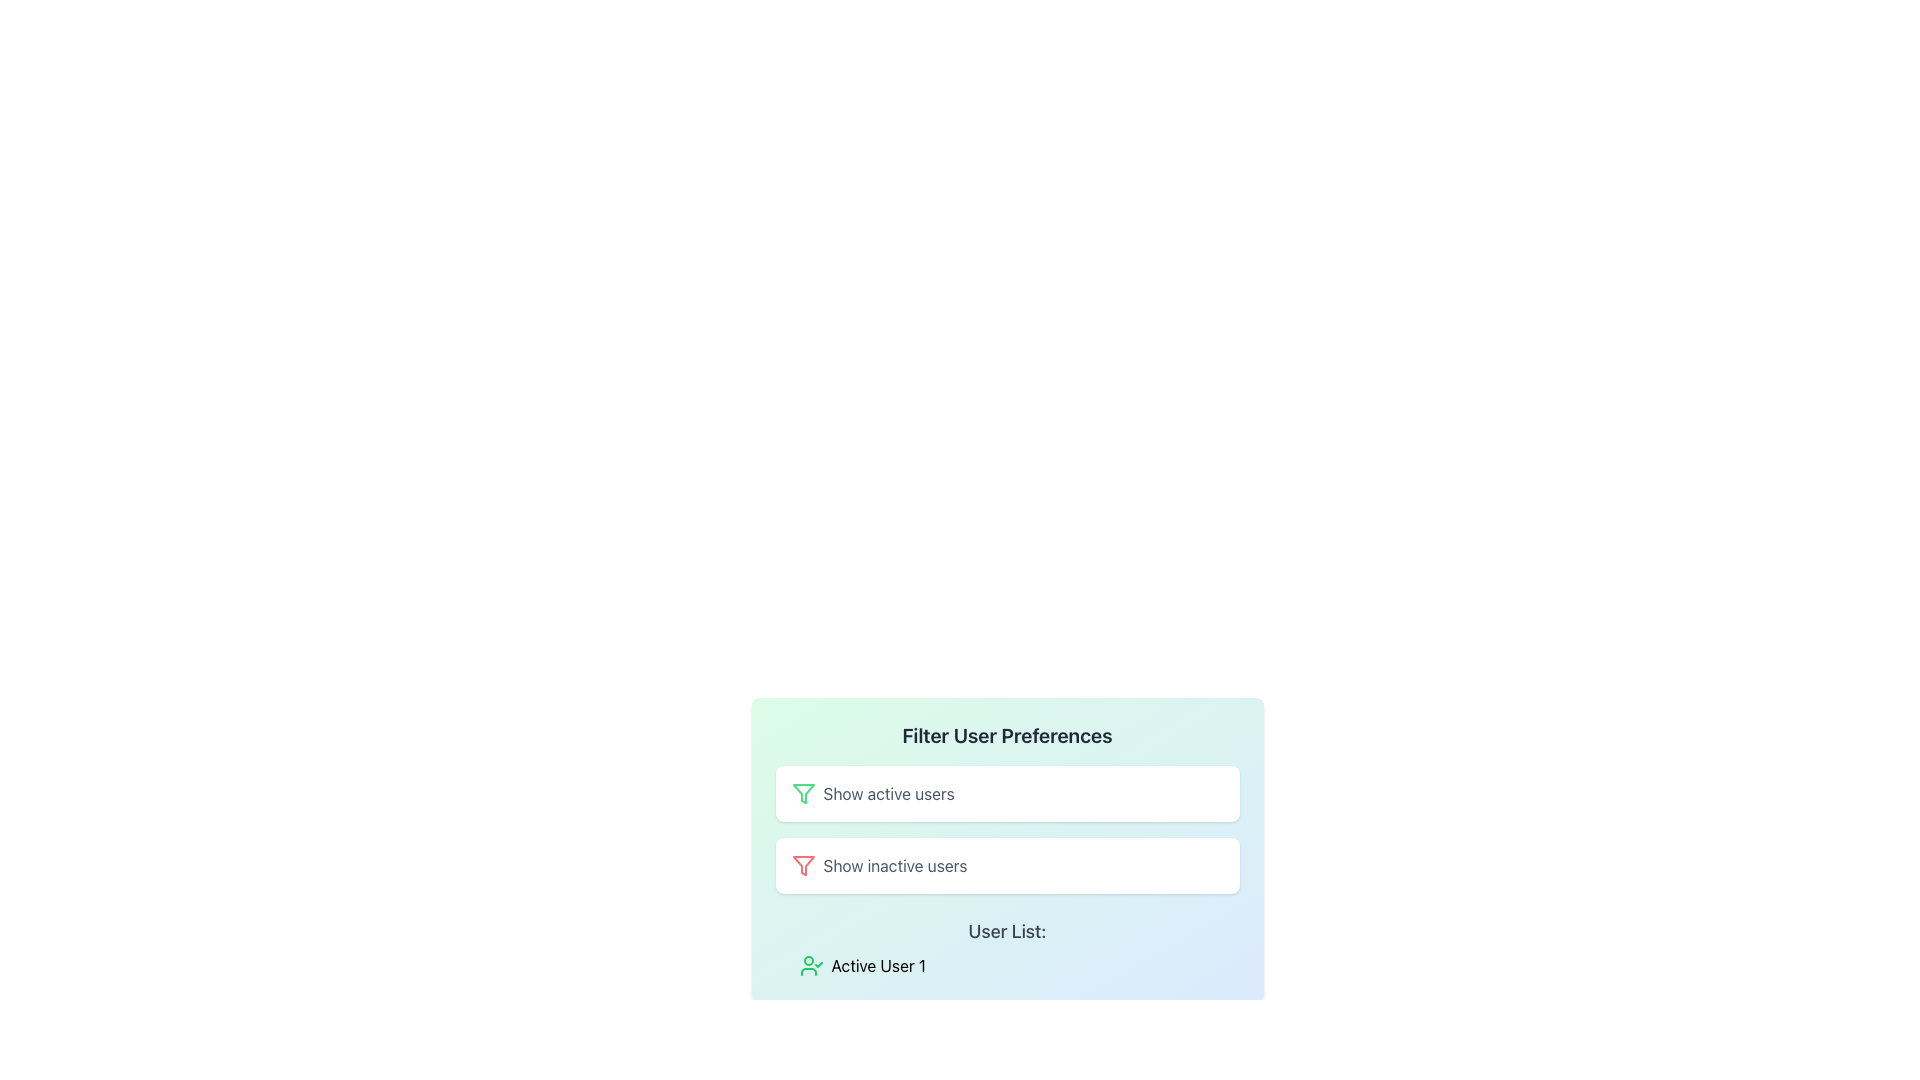  Describe the element at coordinates (811, 964) in the screenshot. I see `the active user indicator icon located in the bottom-left region of the 'User List' section, which visually signifies an active or verified user` at that location.